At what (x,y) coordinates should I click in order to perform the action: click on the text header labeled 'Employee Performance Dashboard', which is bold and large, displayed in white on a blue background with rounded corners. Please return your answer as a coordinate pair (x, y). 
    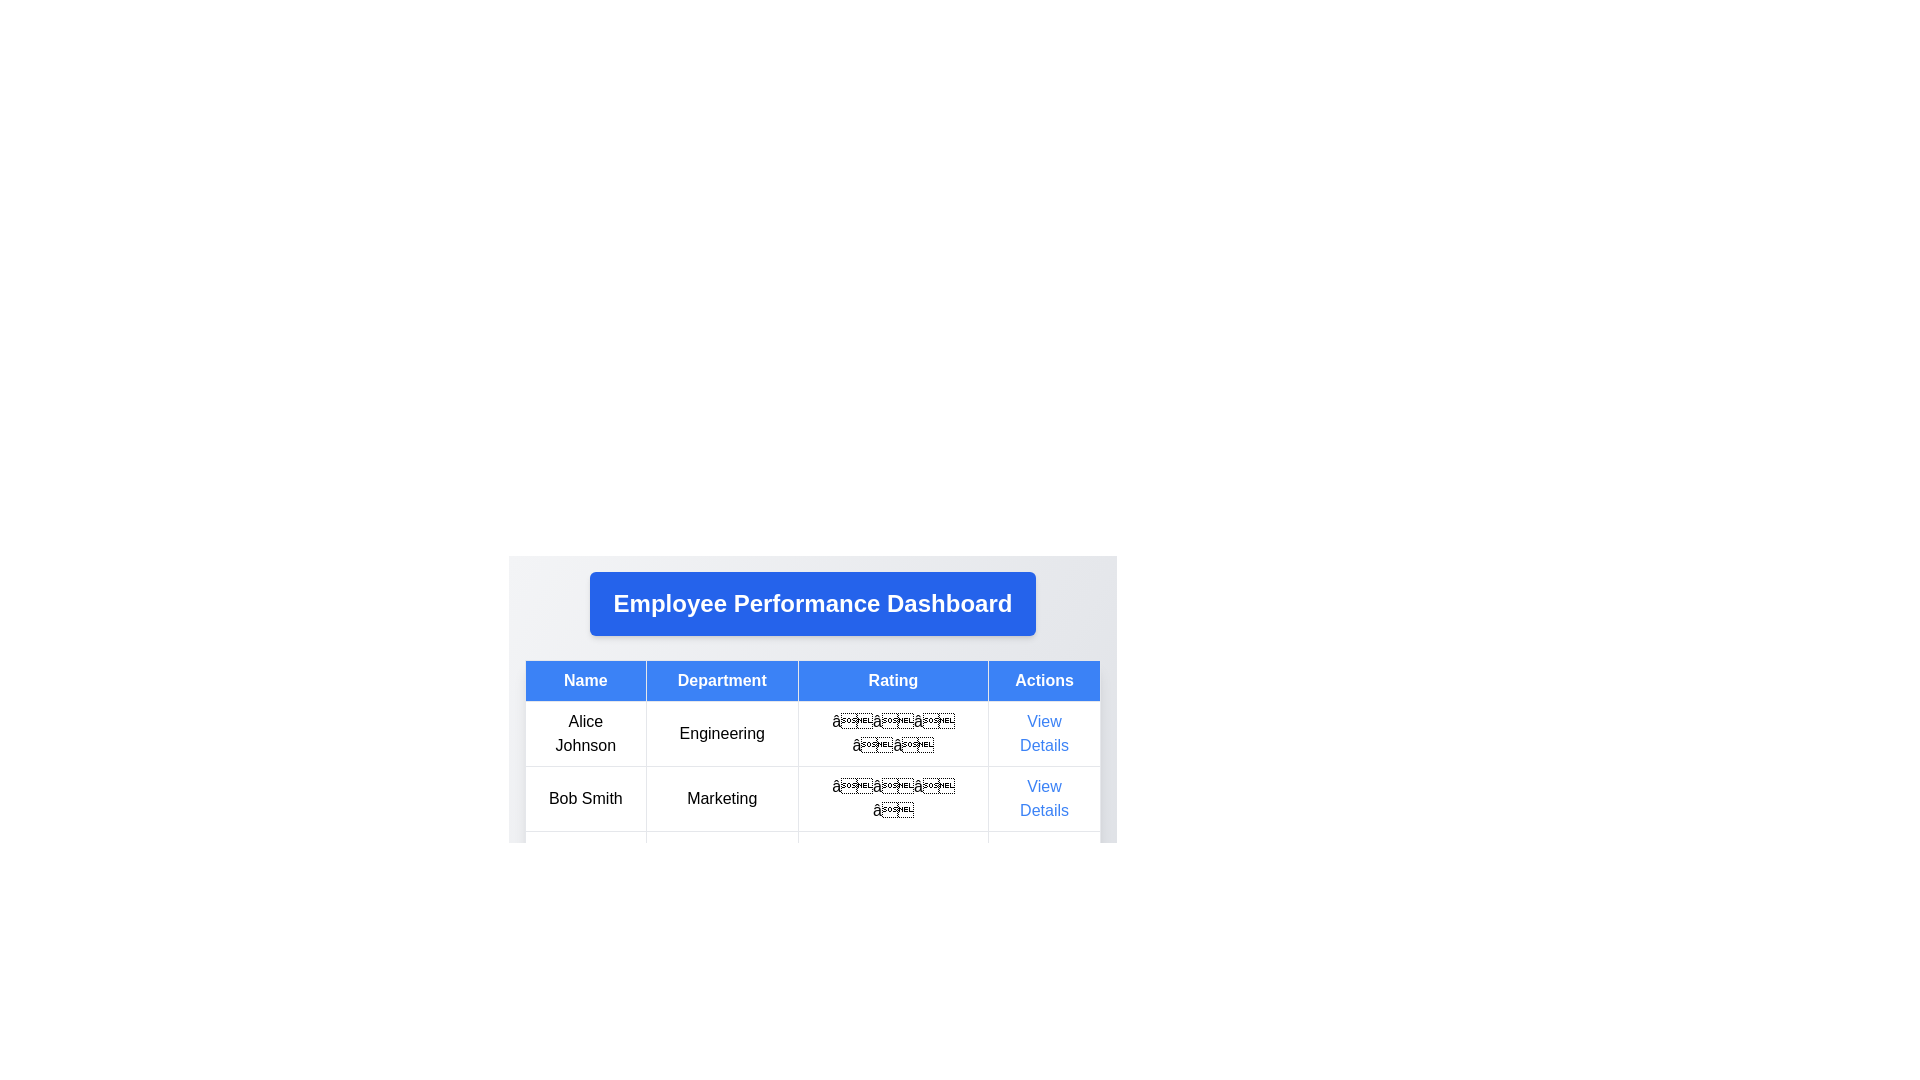
    Looking at the image, I should click on (812, 603).